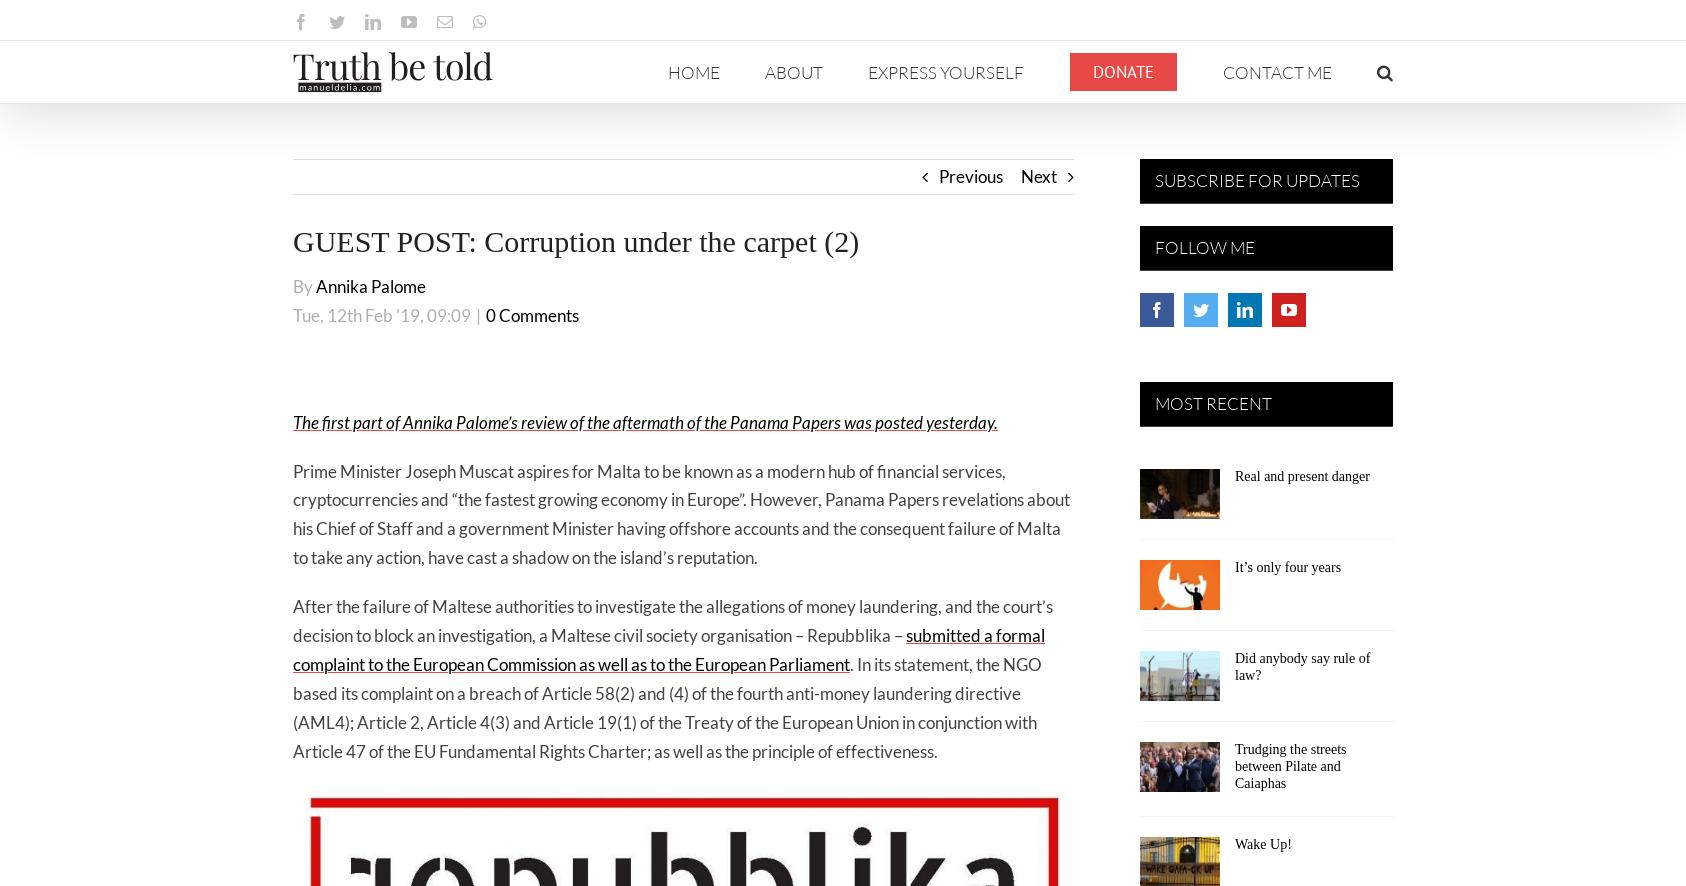  Describe the element at coordinates (672, 619) in the screenshot. I see `'After the failure of Maltese authorities to investigate the allegations of money laundering, and the court’s decision to block an investigation, a Maltese civil society organisation – Repubblika –'` at that location.